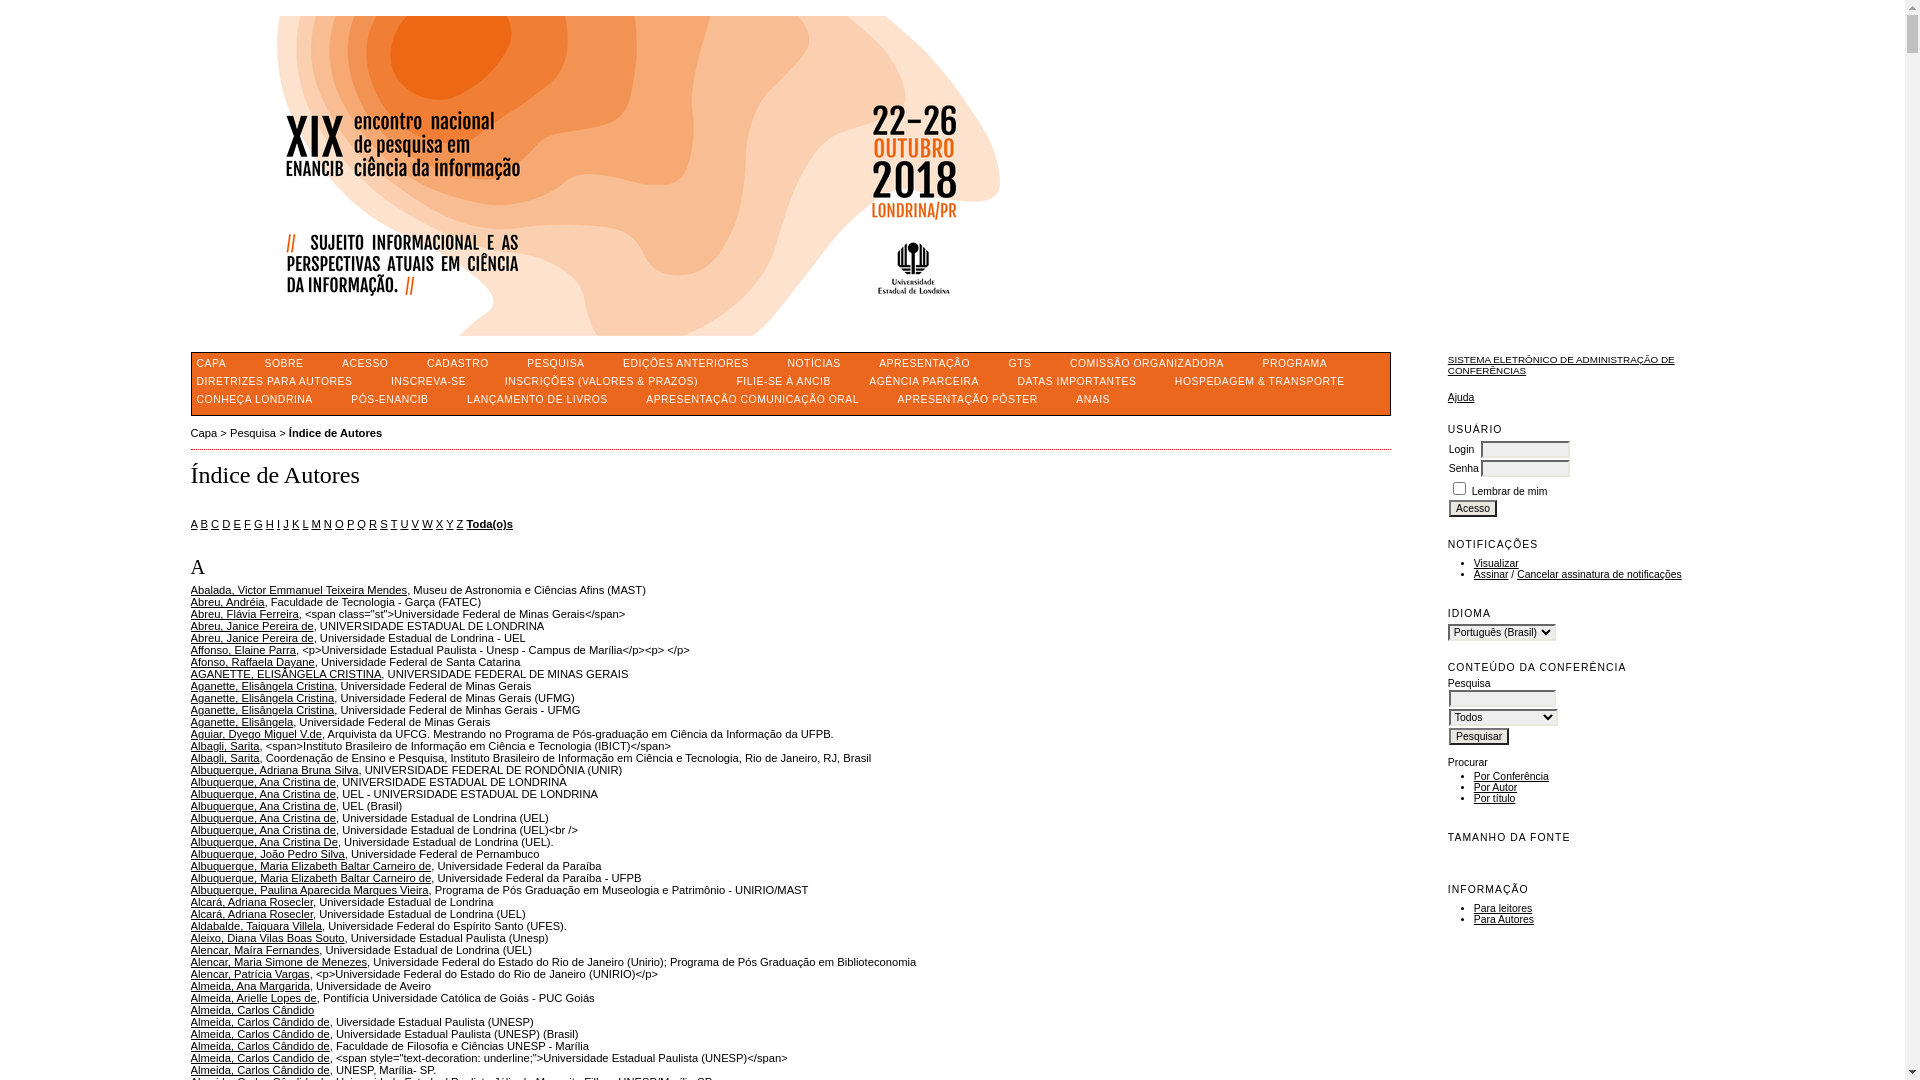 This screenshot has height=1080, width=1920. I want to click on 'K', so click(291, 523).